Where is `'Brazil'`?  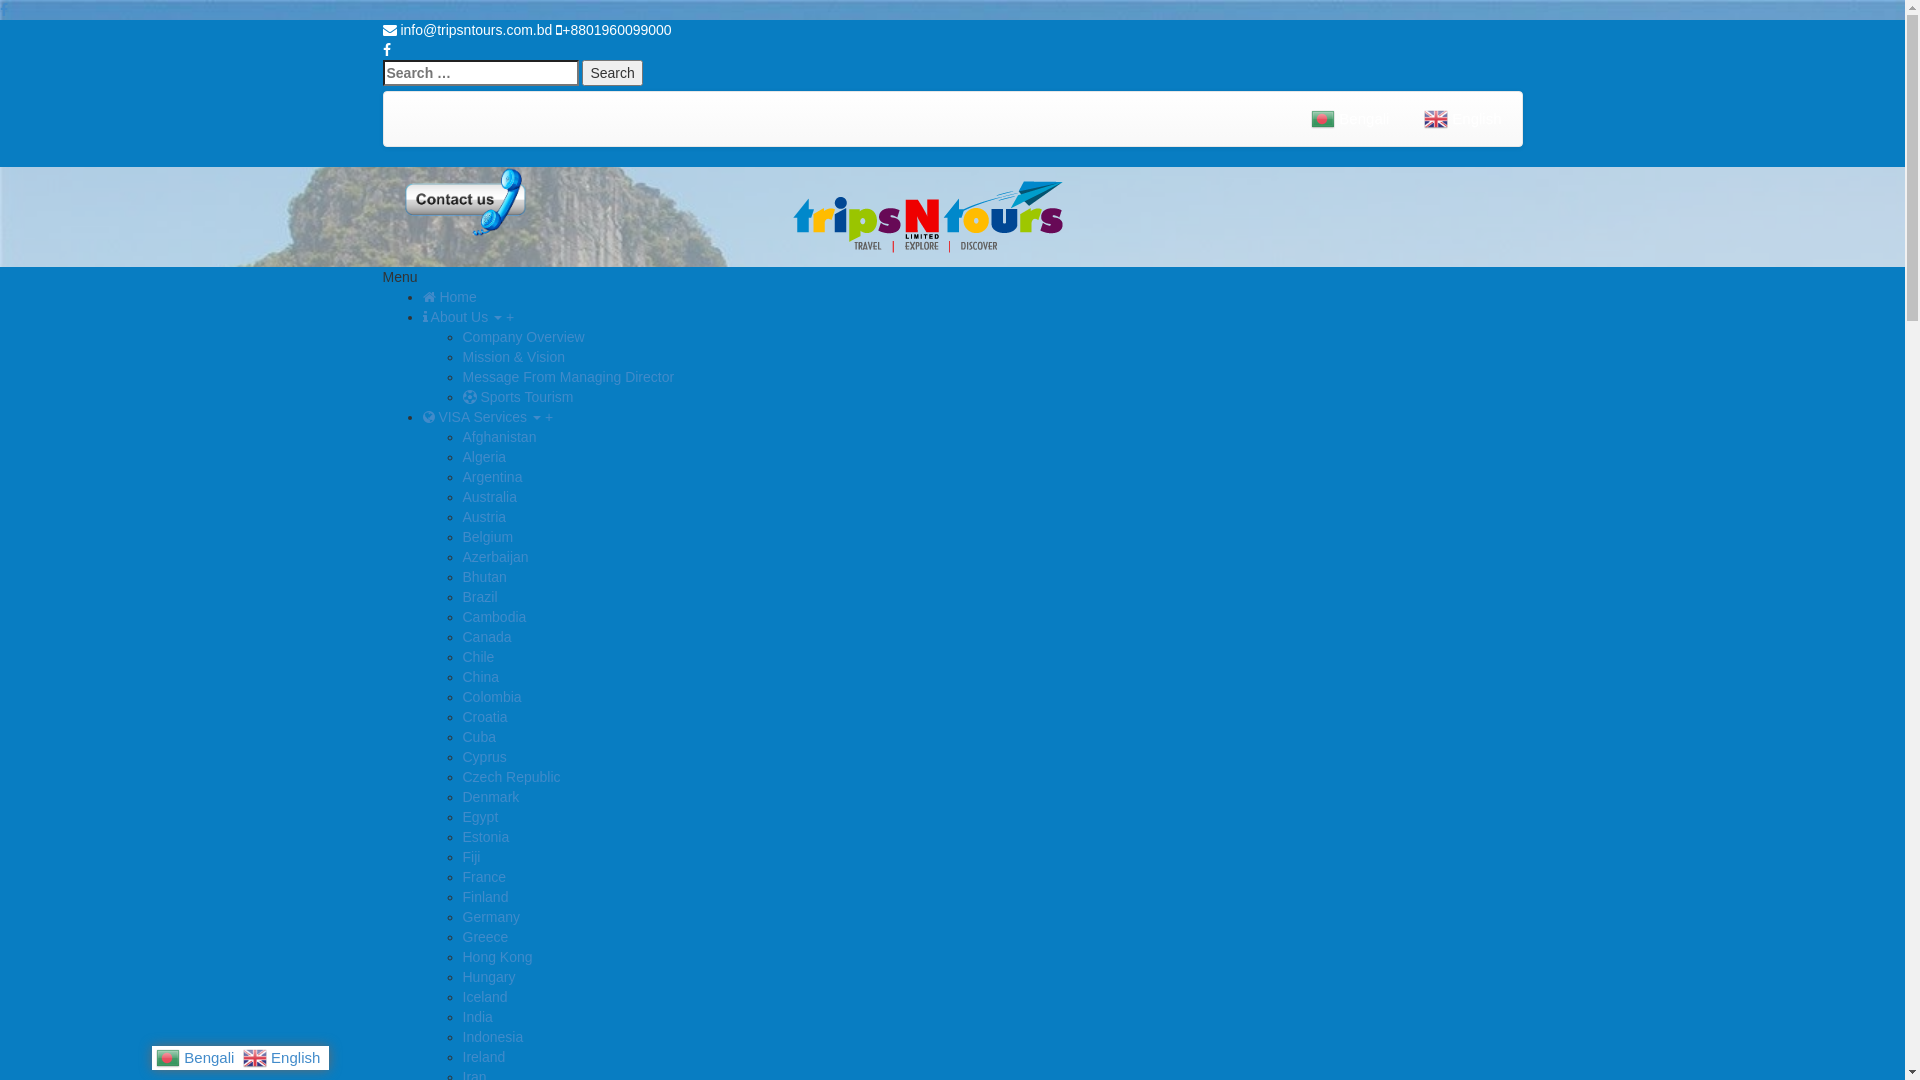
'Brazil' is located at coordinates (460, 596).